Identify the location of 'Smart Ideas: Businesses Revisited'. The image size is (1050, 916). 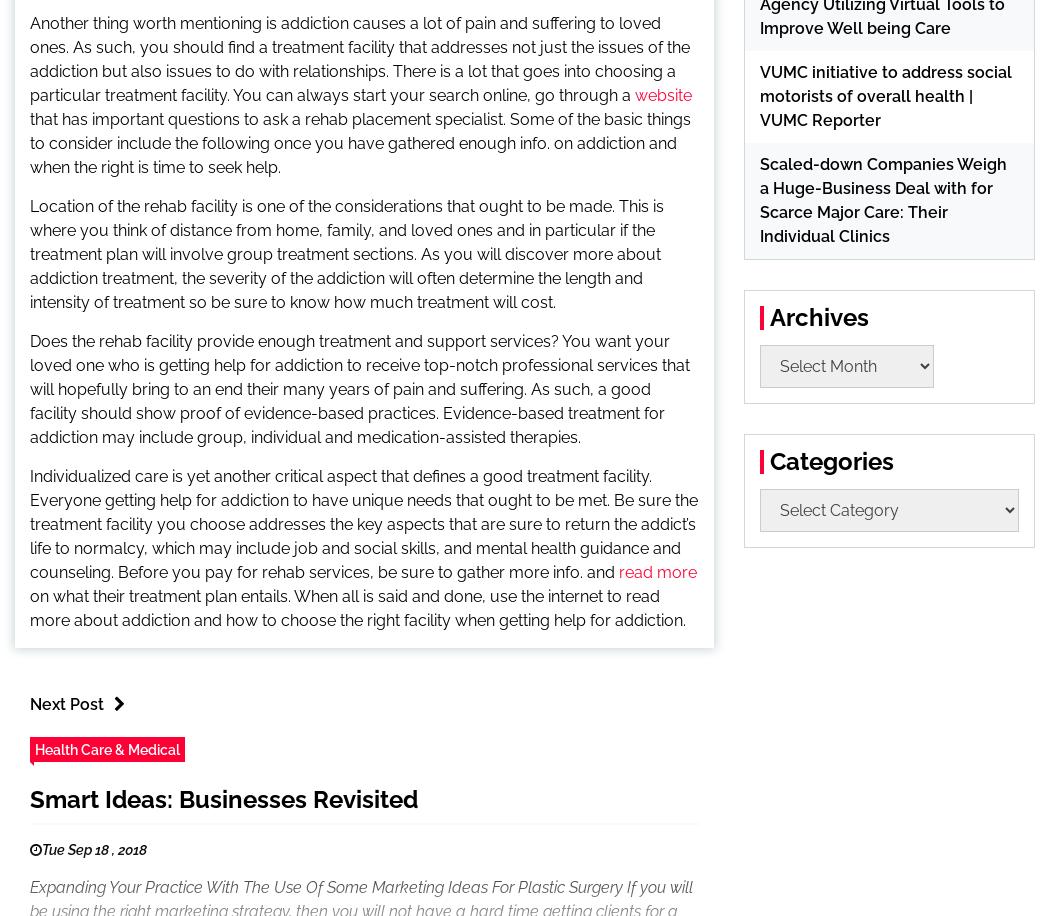
(30, 798).